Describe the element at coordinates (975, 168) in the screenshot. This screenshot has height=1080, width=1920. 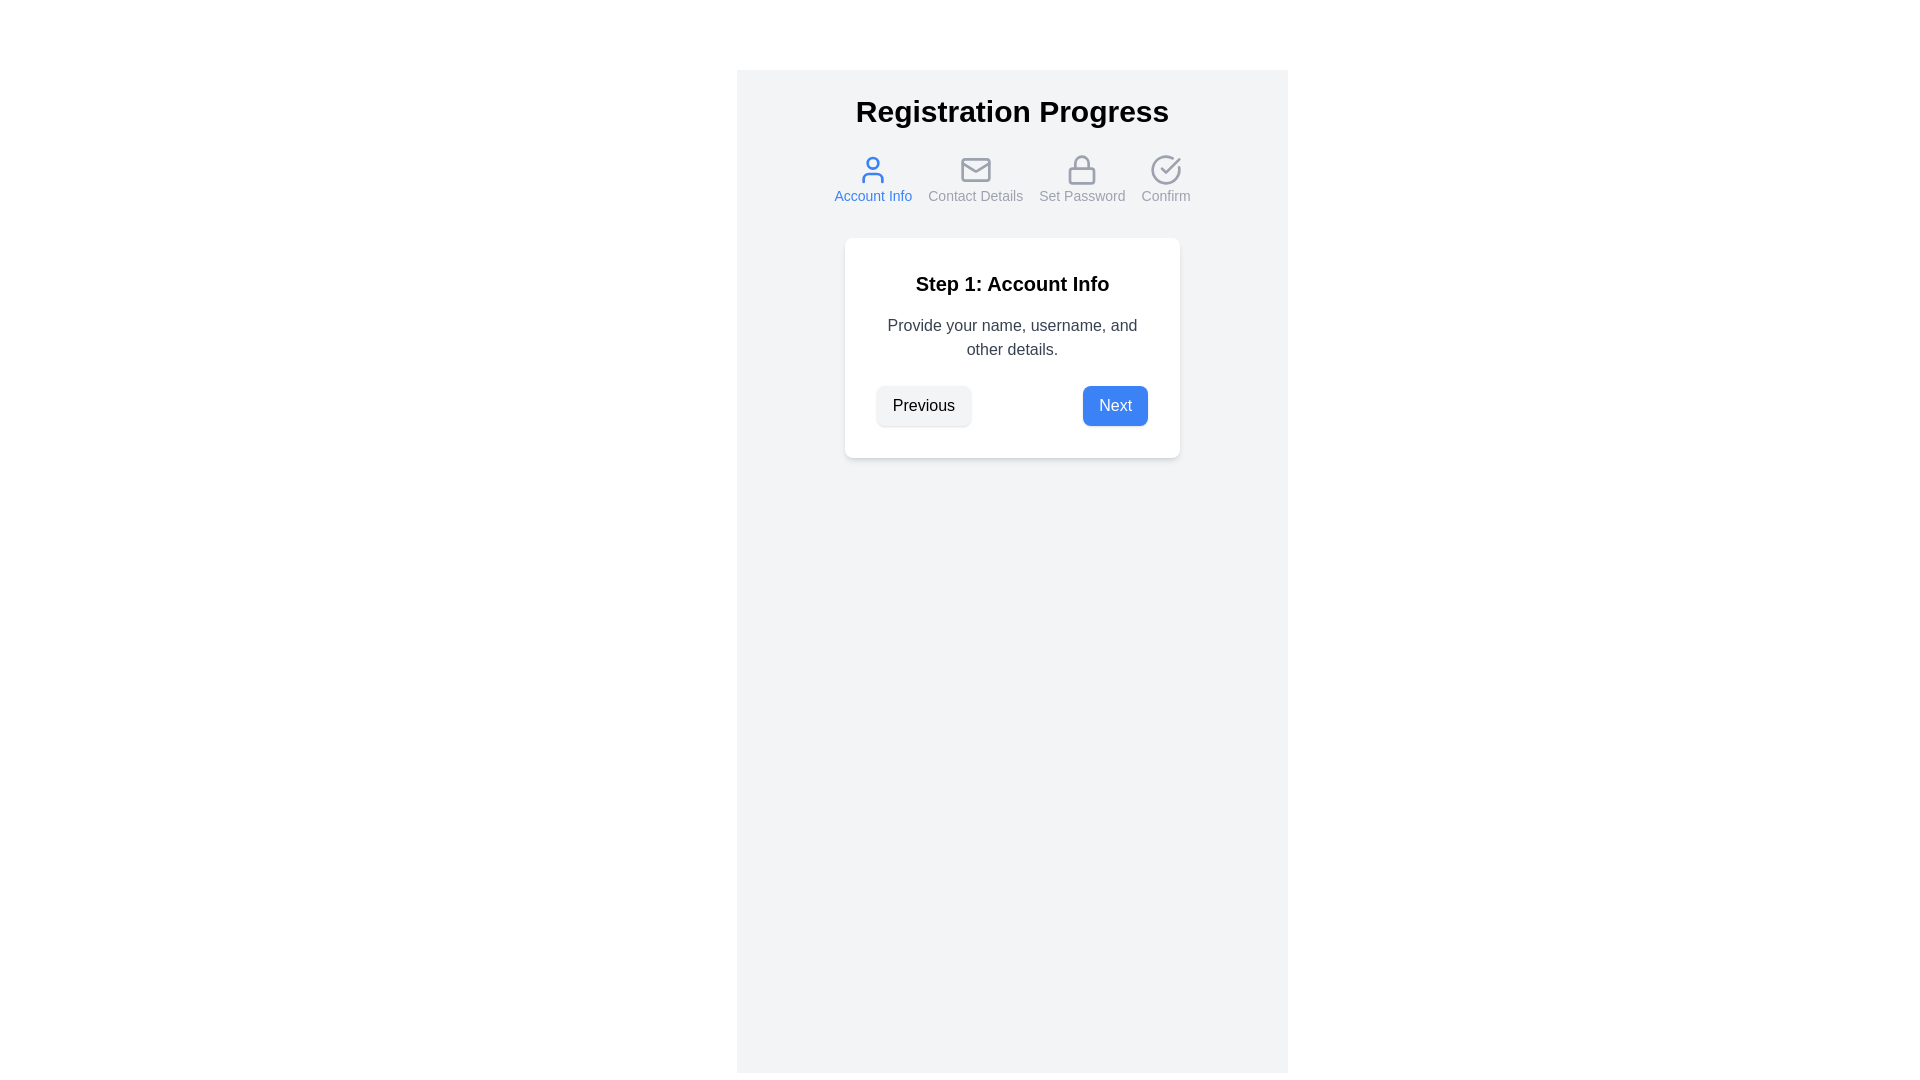
I see `the rectangular element with curved corners that is located within the envelope icon representing 'Contact Details' in the navigation bar` at that location.